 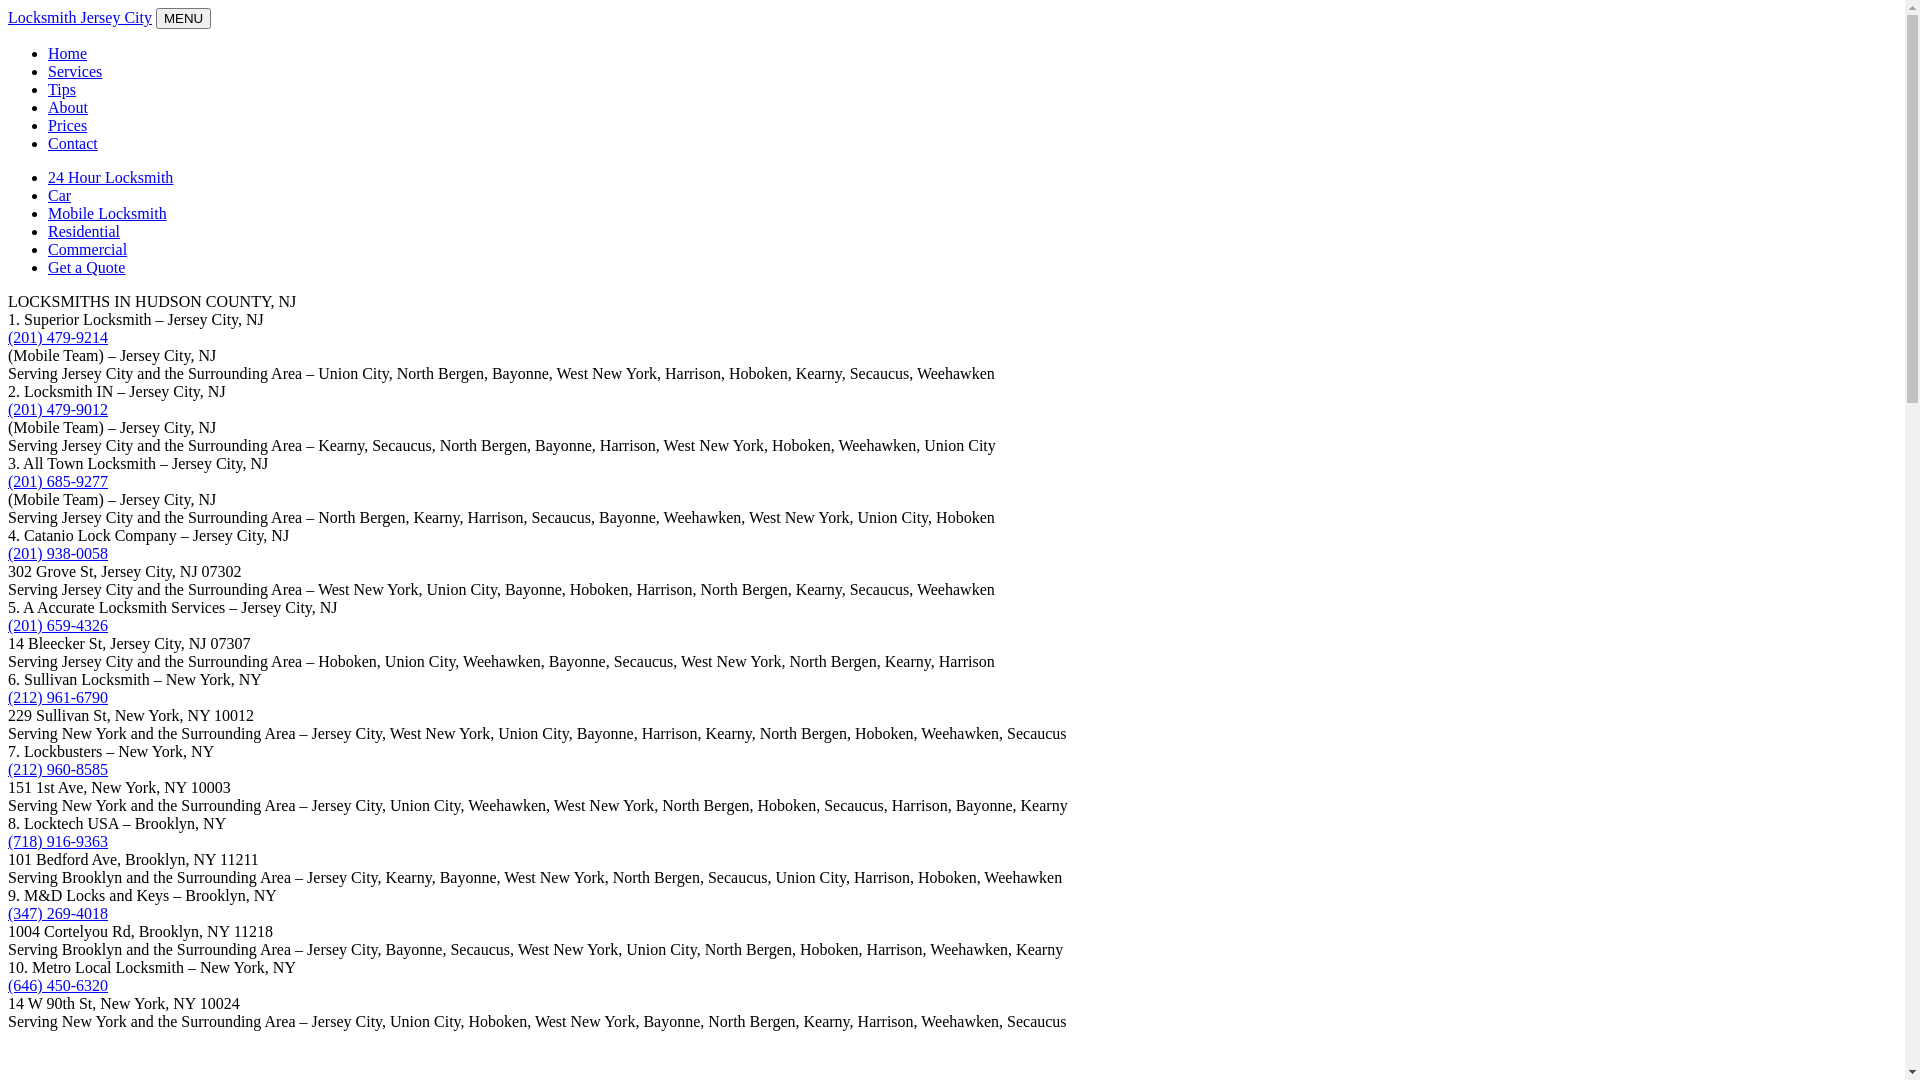 What do you see at coordinates (57, 984) in the screenshot?
I see `'(646) 450-6320'` at bounding box center [57, 984].